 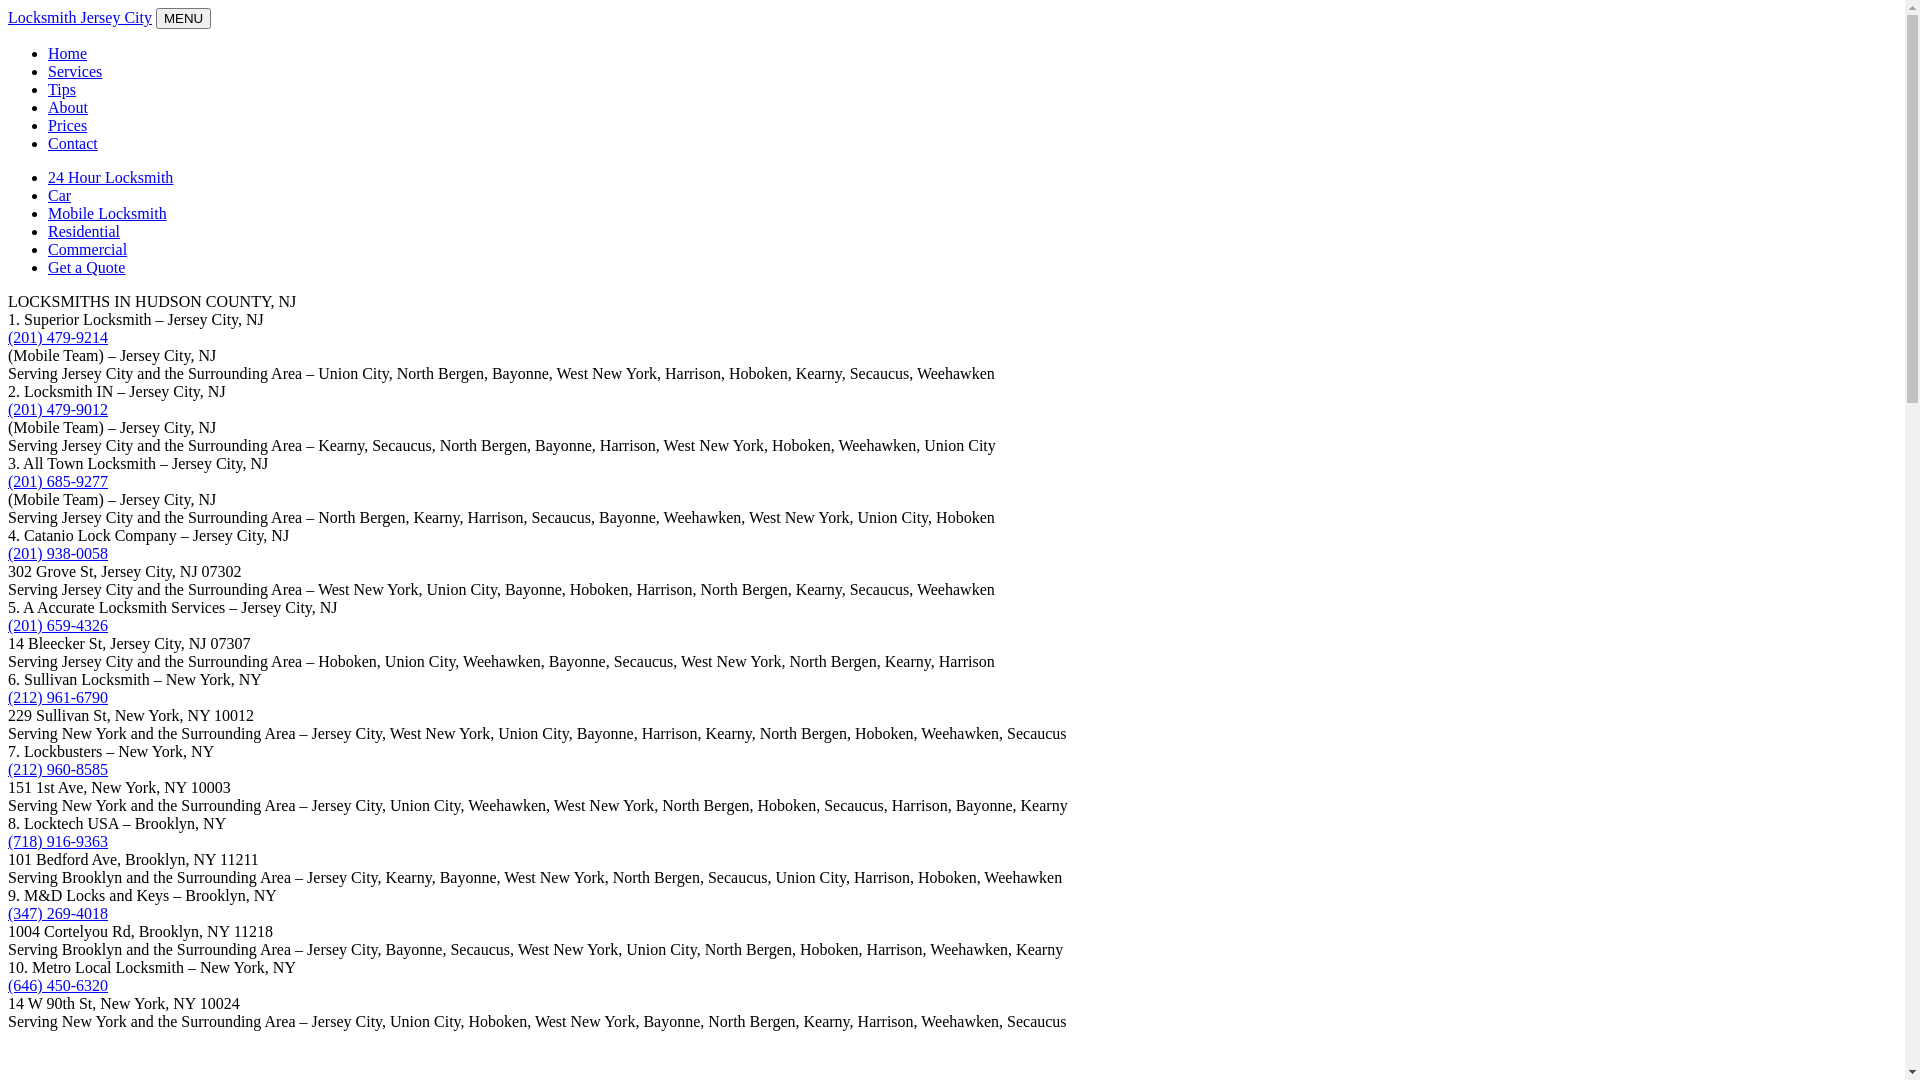 What do you see at coordinates (57, 984) in the screenshot?
I see `'(646) 450-6320'` at bounding box center [57, 984].